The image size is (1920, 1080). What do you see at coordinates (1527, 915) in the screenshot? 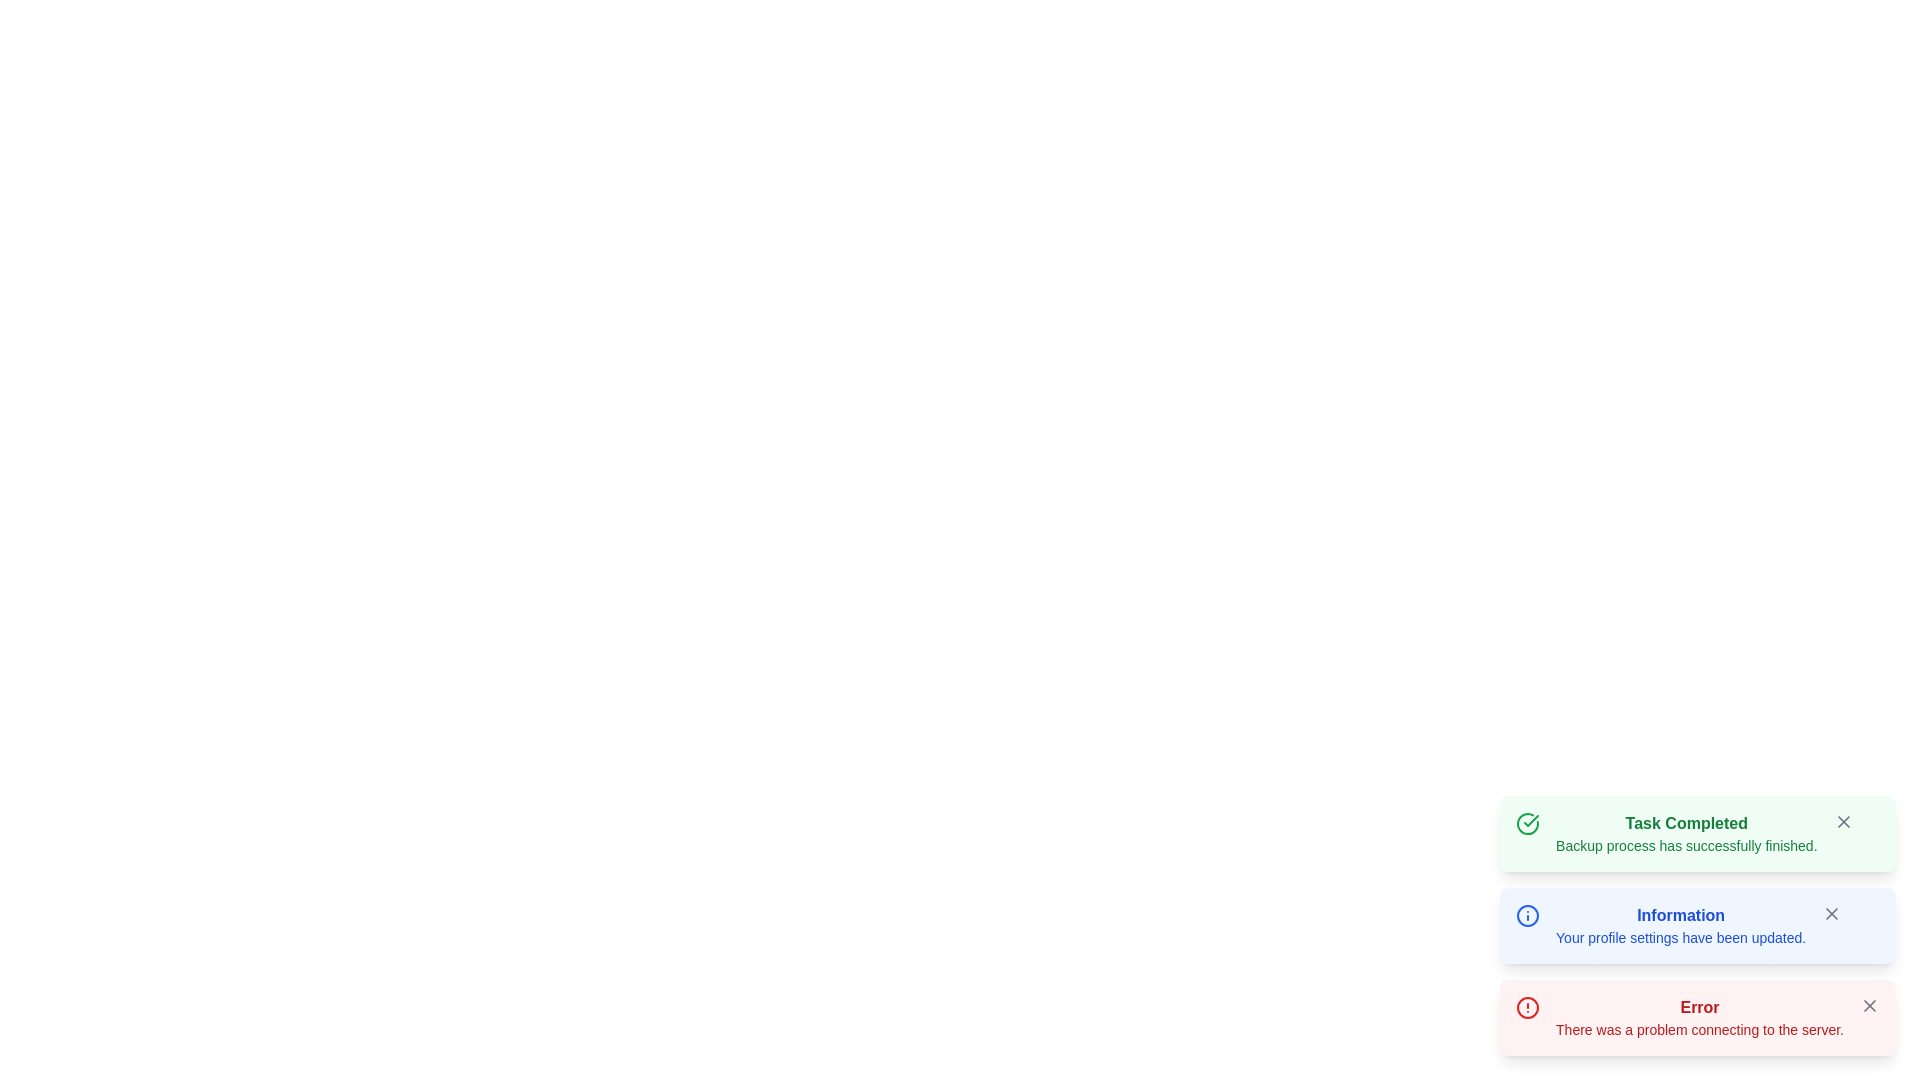
I see `the blue-stroked SVG Circle that is part of the information icon located at the center of the 'Information' message card` at bounding box center [1527, 915].